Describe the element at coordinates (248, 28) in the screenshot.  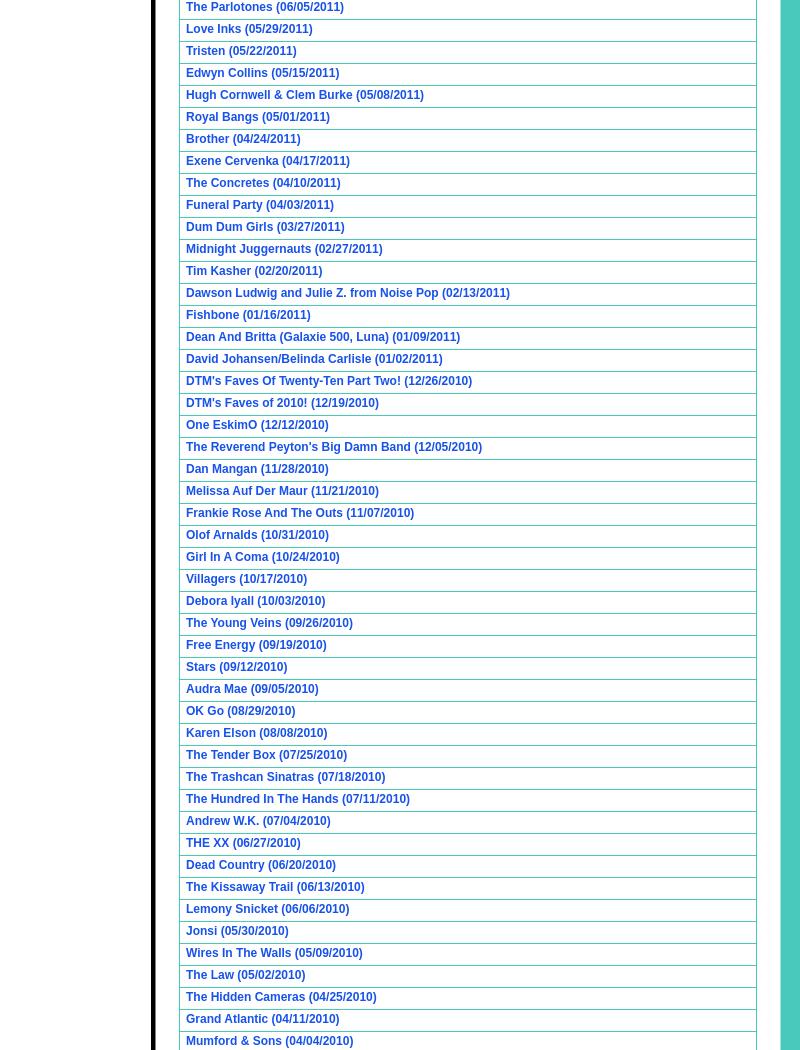
I see `'Love Inks (05/29/2011)'` at that location.